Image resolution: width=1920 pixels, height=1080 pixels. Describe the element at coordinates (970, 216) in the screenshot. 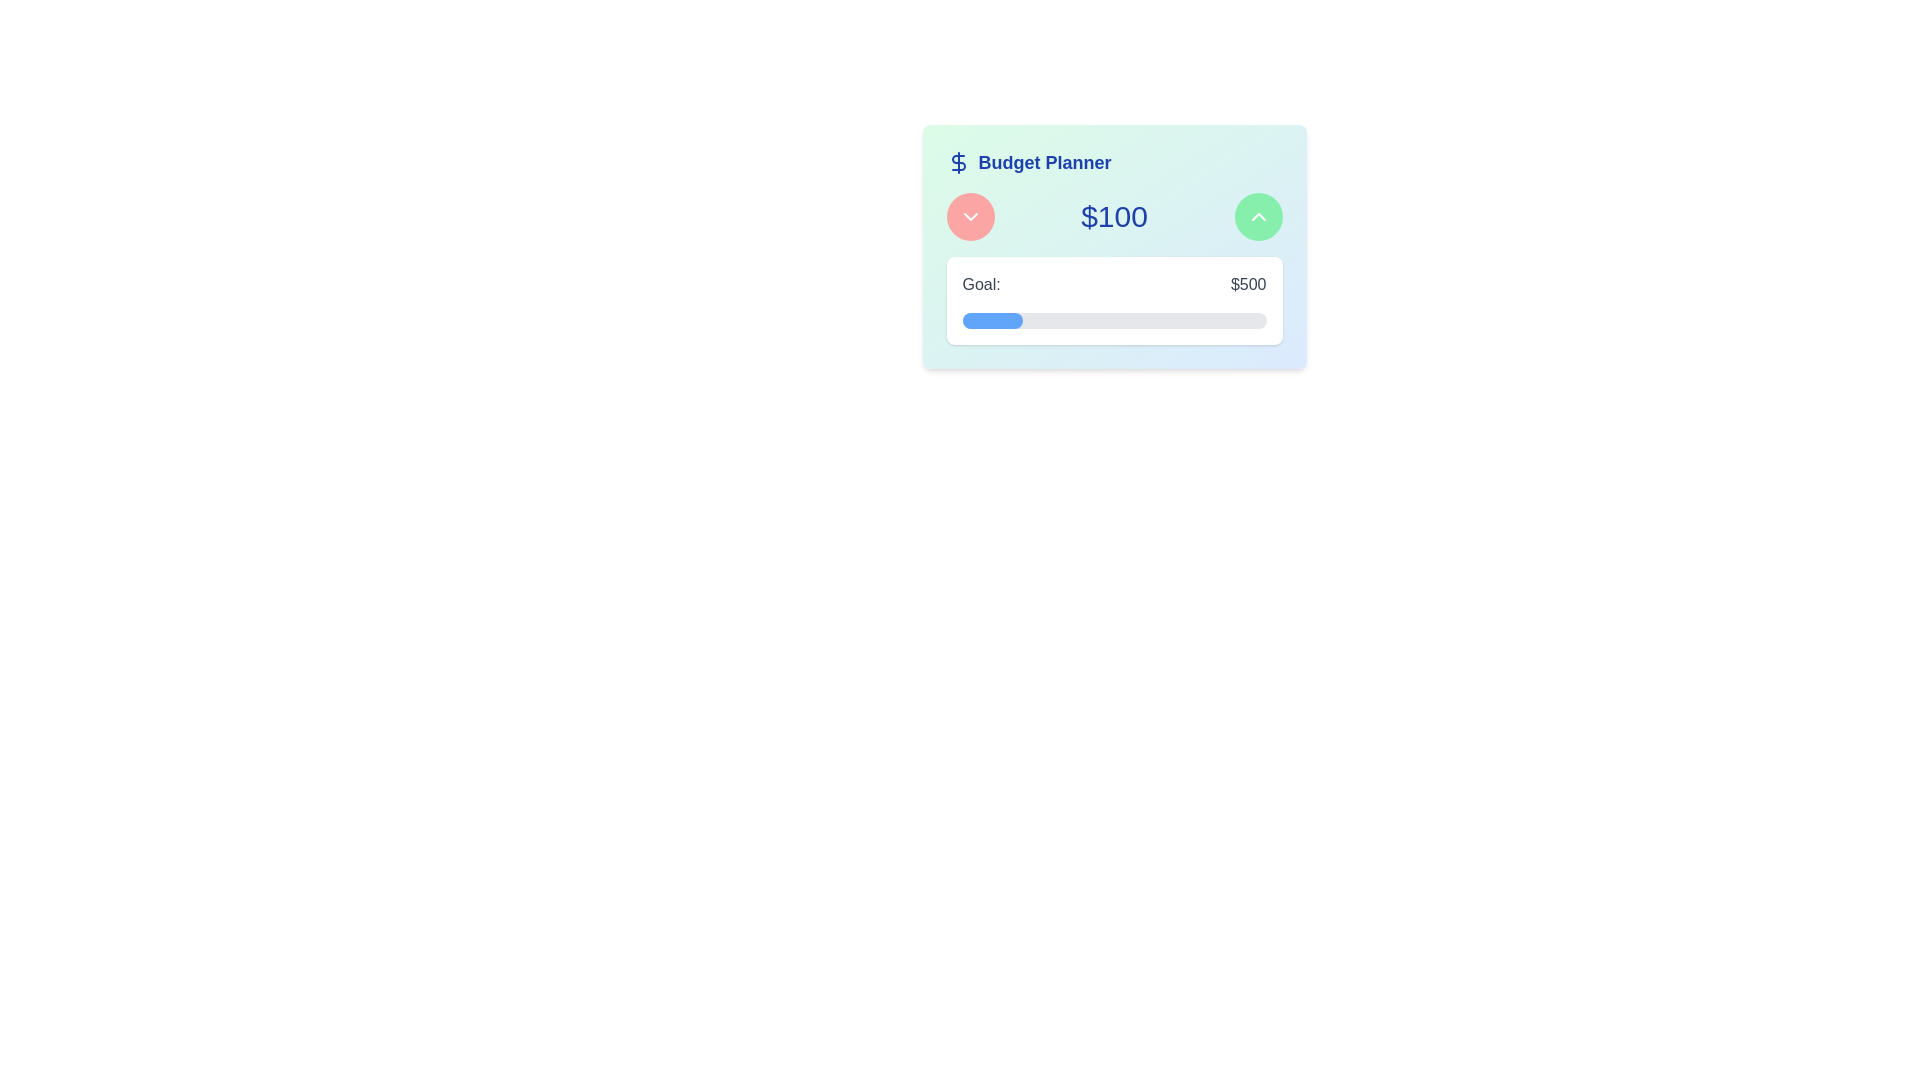

I see `the SVG icon button located in the top-left quadrant of the widget, which is red and adjacent to the '$100' text` at that location.